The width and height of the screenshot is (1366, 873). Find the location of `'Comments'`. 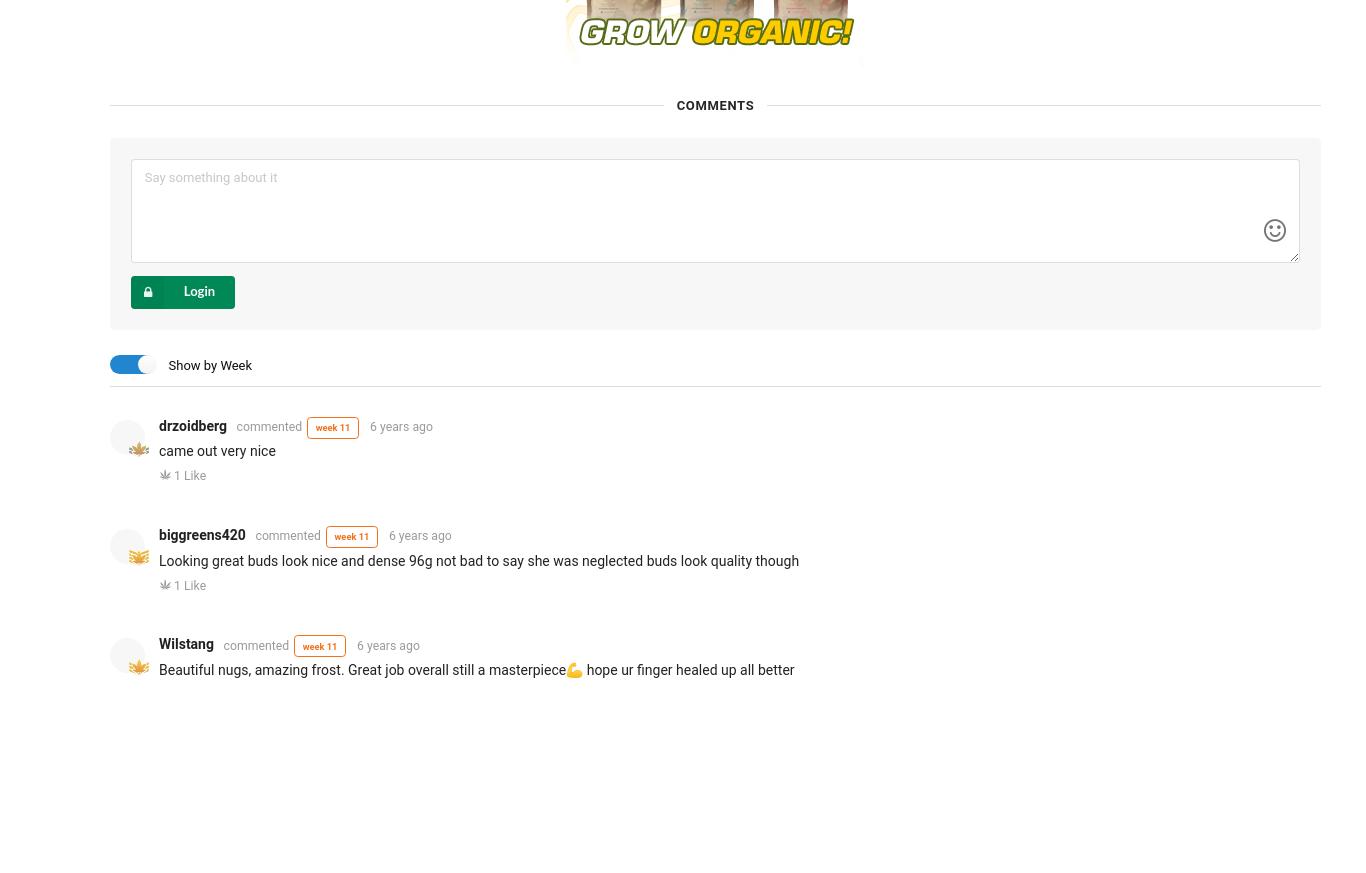

'Comments' is located at coordinates (714, 104).